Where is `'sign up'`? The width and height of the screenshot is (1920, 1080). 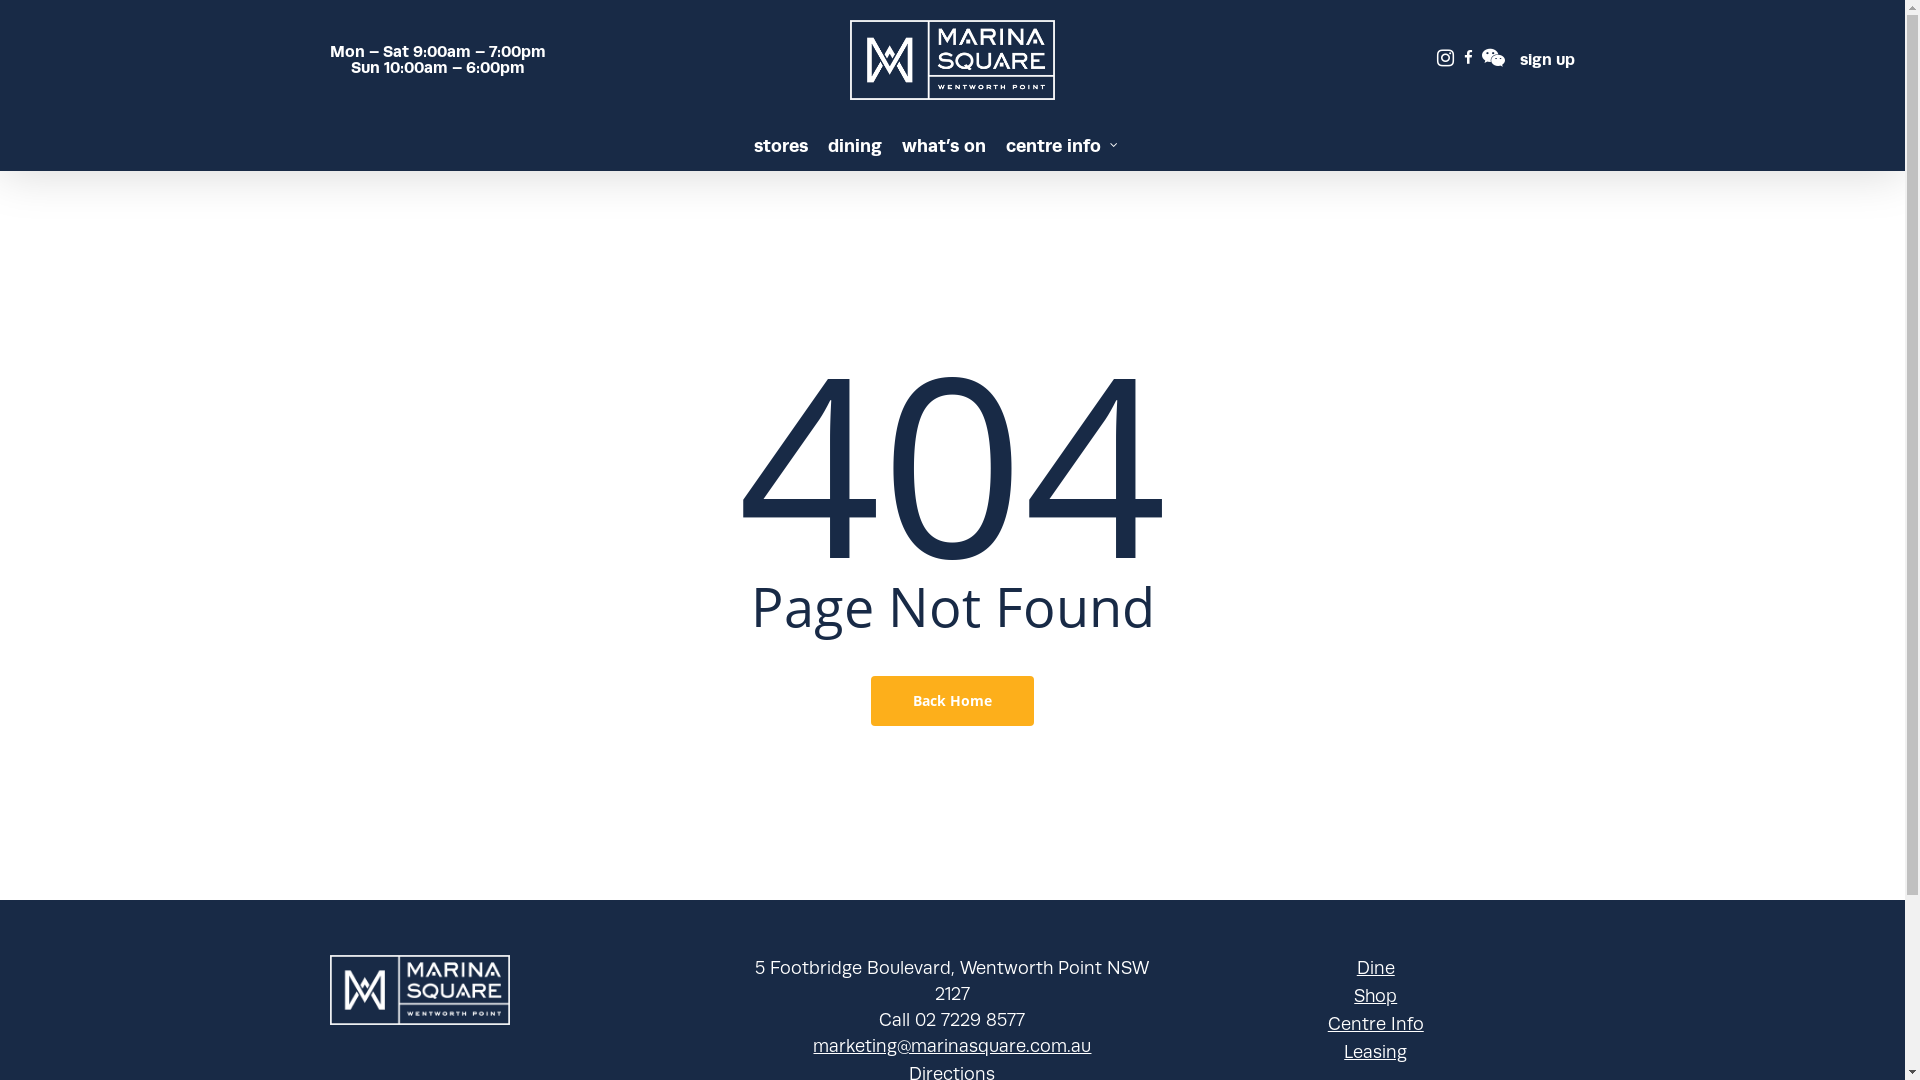 'sign up' is located at coordinates (1540, 59).